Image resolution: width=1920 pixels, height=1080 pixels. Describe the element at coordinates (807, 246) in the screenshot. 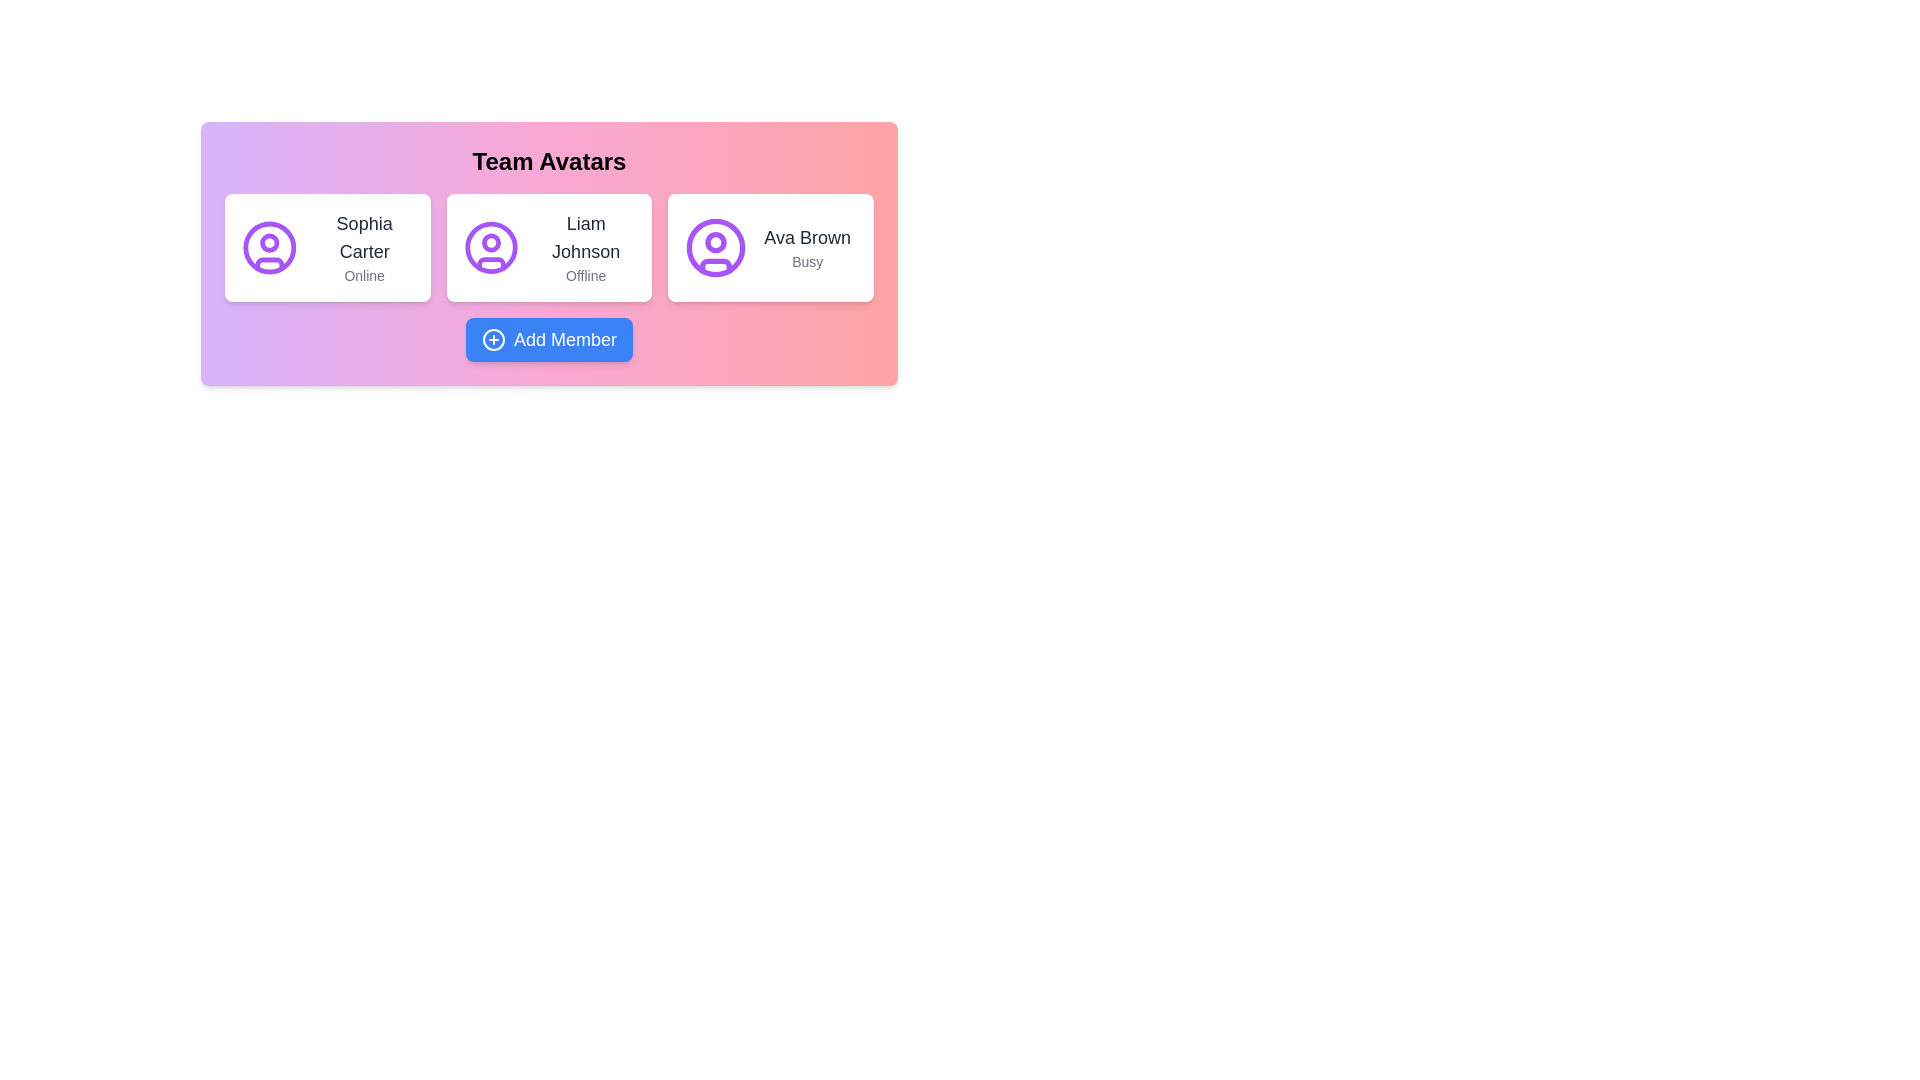

I see `the textual display component showing 'Ava Brown' and 'Busy', located in the rightmost card of three horizontally aligned cards` at that location.